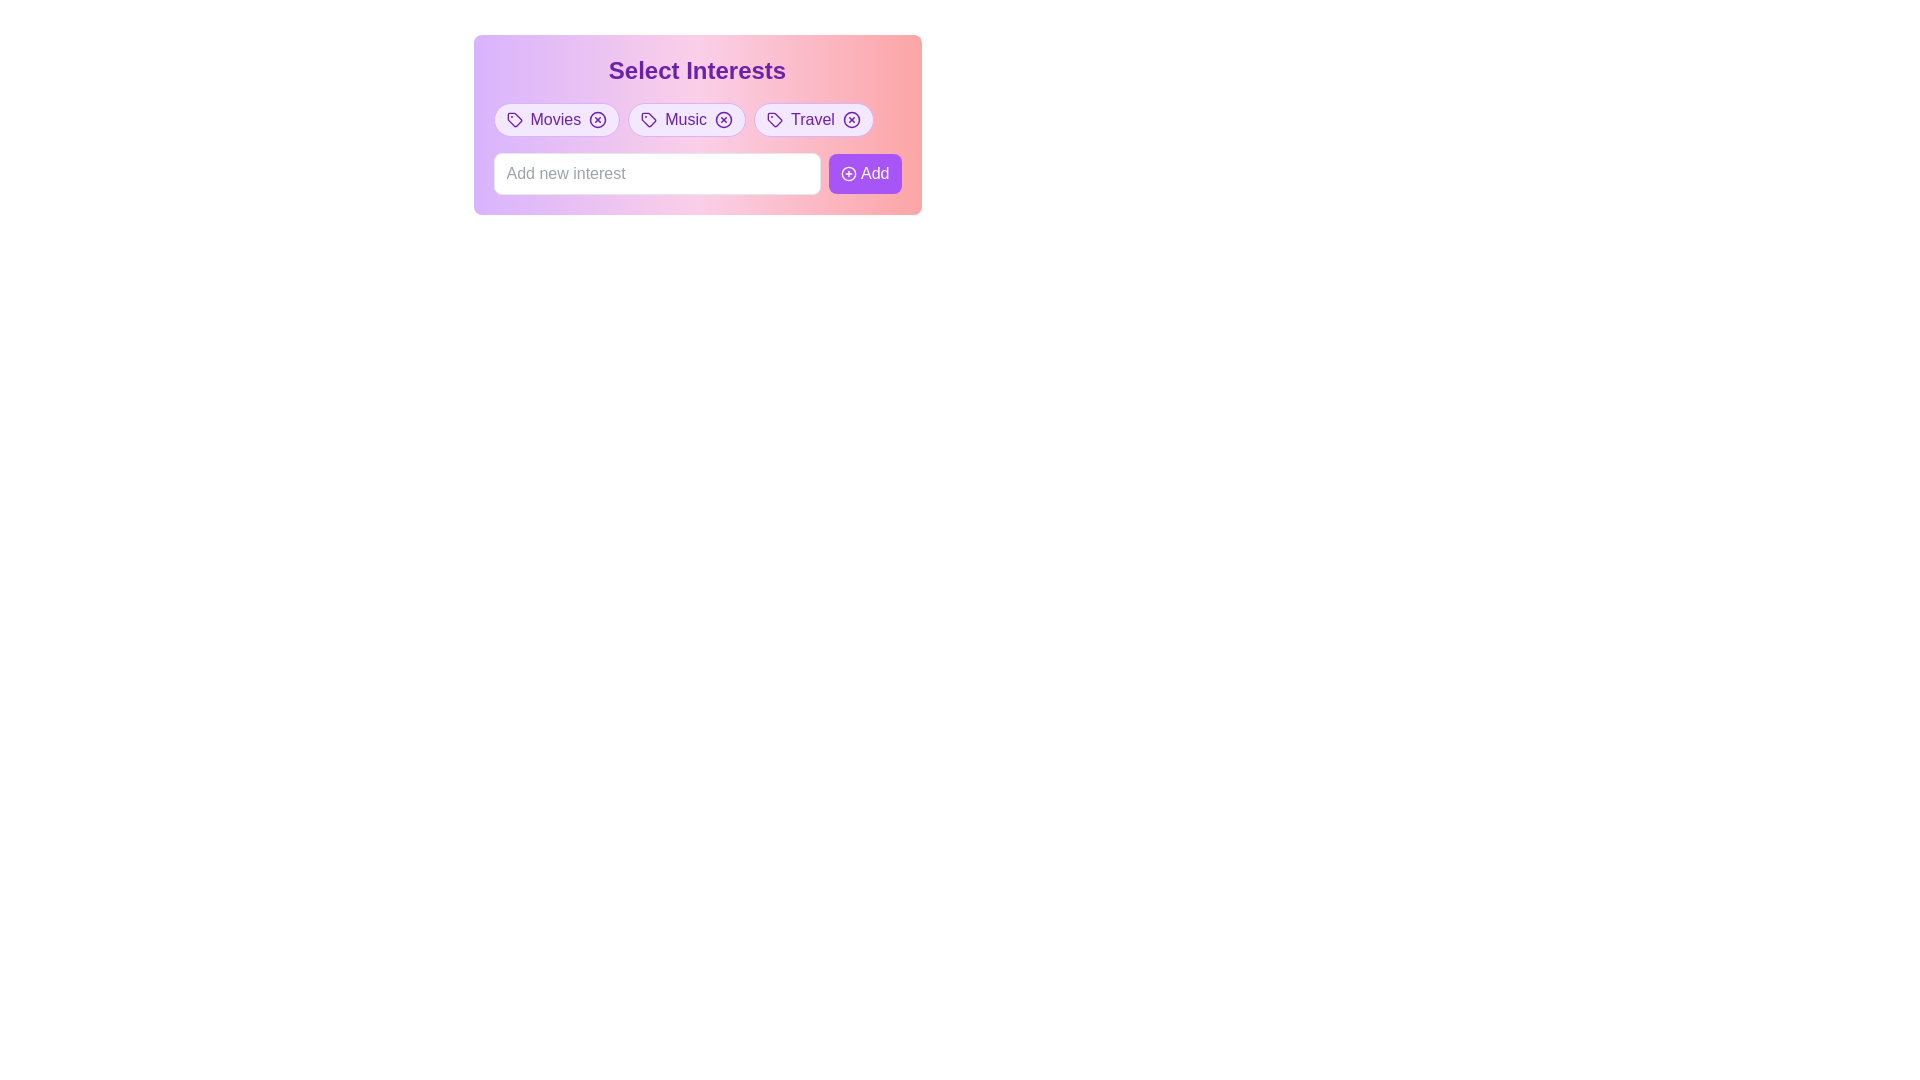 This screenshot has height=1080, width=1920. Describe the element at coordinates (773, 119) in the screenshot. I see `the 'Travel' category tag icon, which is the third icon` at that location.